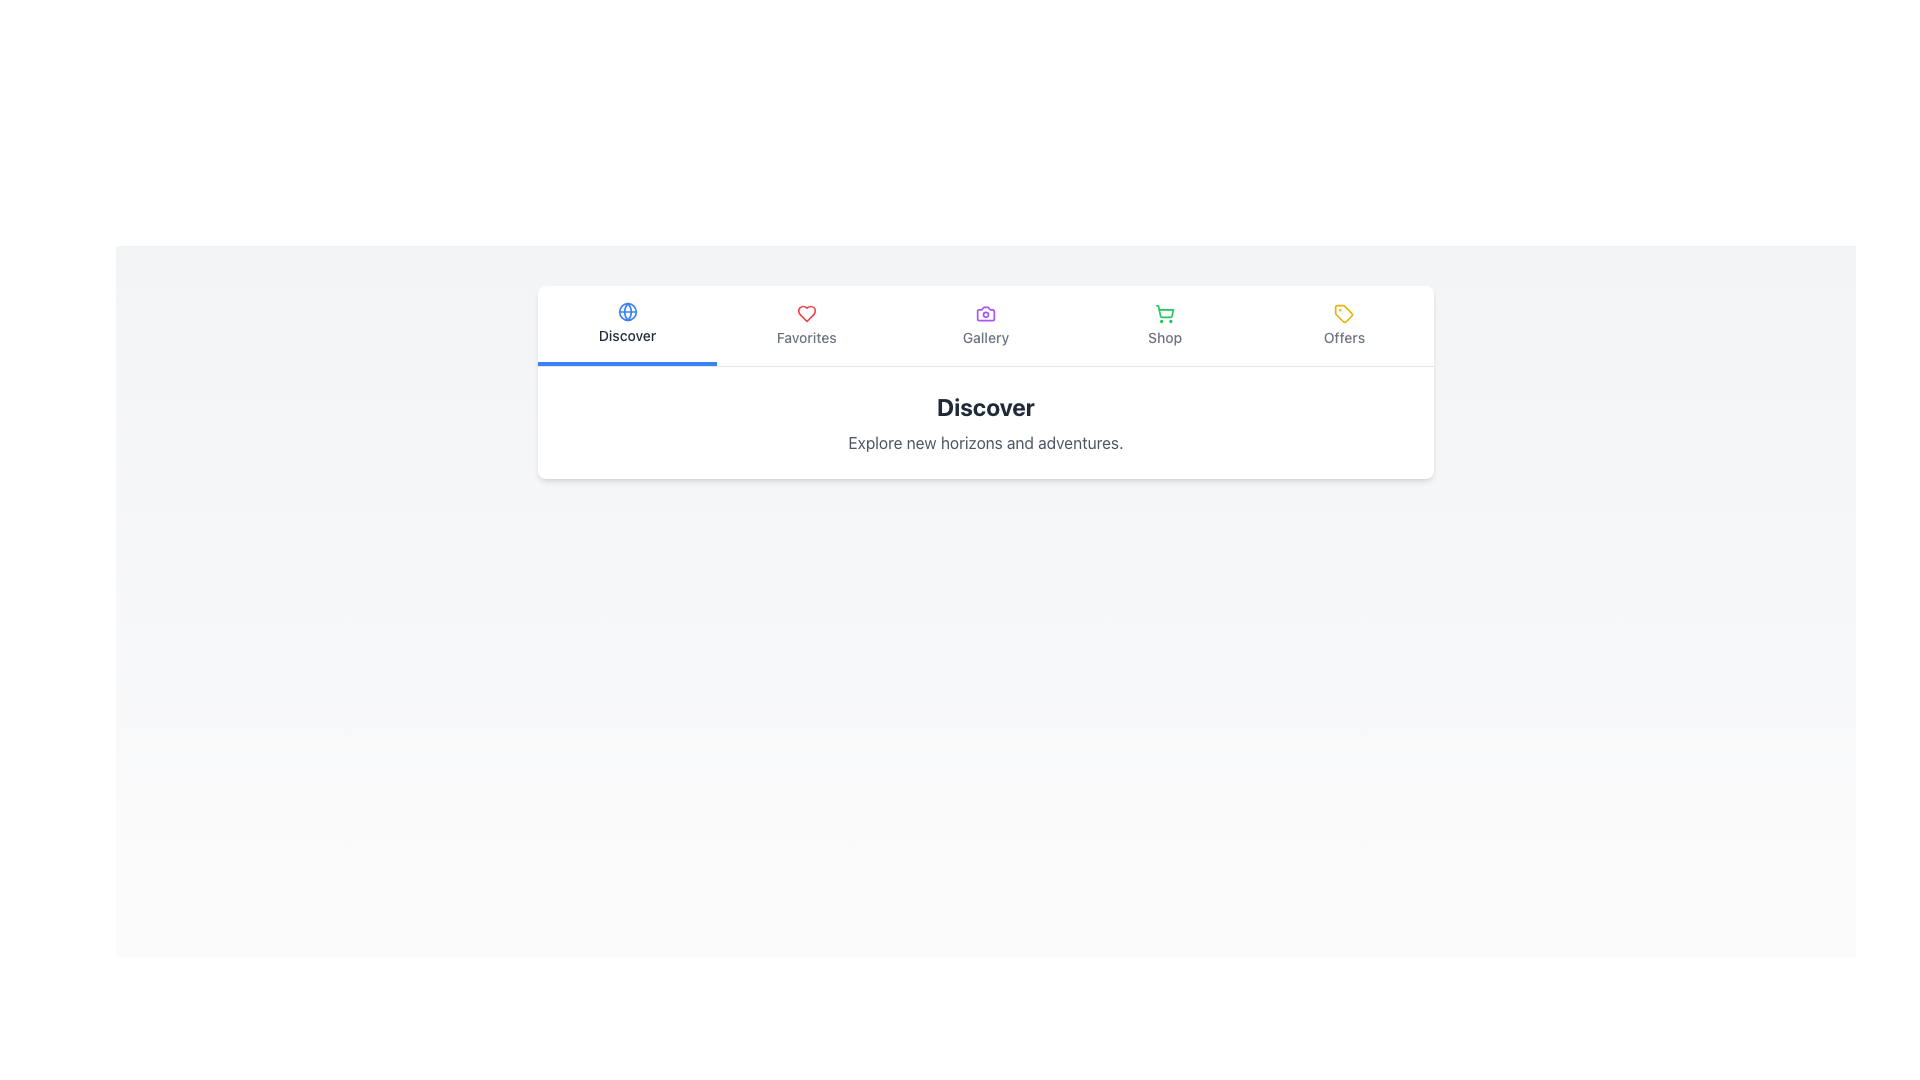 This screenshot has width=1920, height=1080. What do you see at coordinates (985, 313) in the screenshot?
I see `the purple camera icon in the navigation bar, which is the third icon from the left, located directly above the 'Gallery' label` at bounding box center [985, 313].